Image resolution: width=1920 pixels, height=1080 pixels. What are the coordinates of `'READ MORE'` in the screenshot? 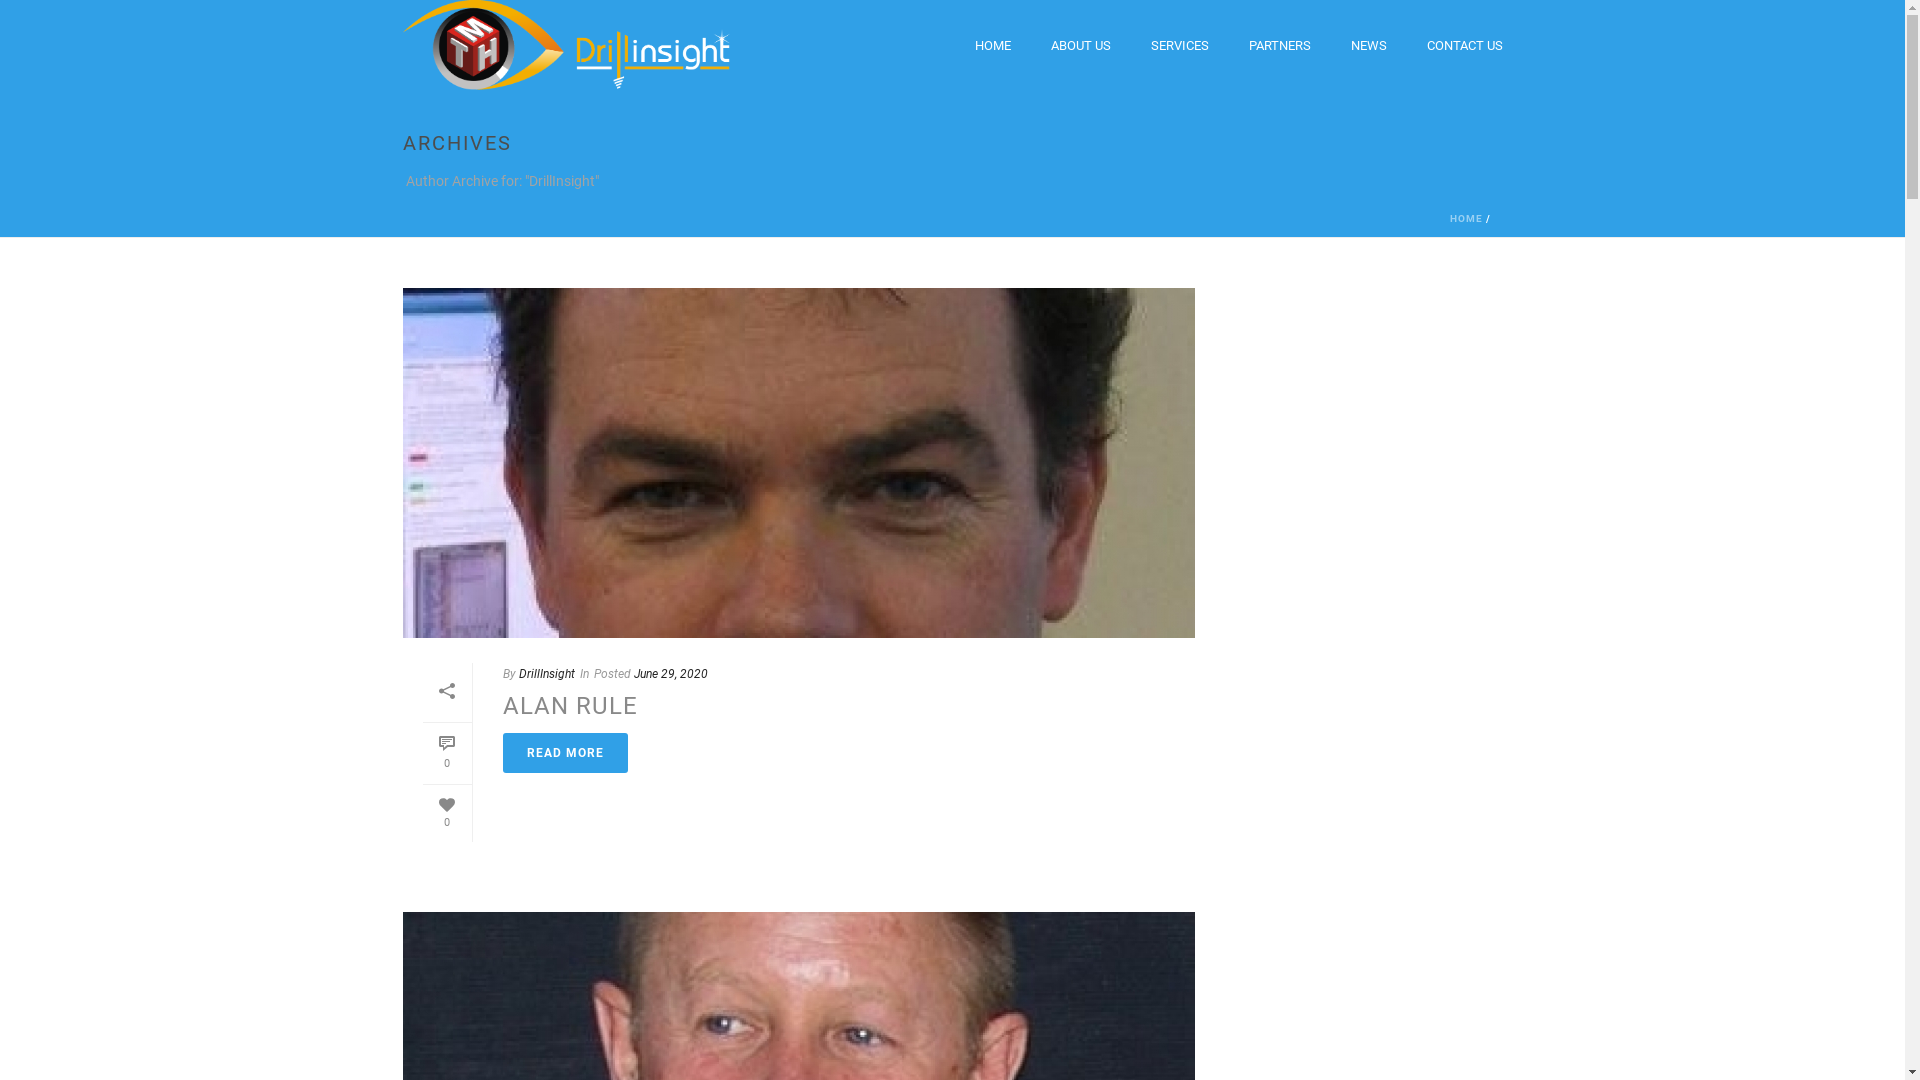 It's located at (563, 752).